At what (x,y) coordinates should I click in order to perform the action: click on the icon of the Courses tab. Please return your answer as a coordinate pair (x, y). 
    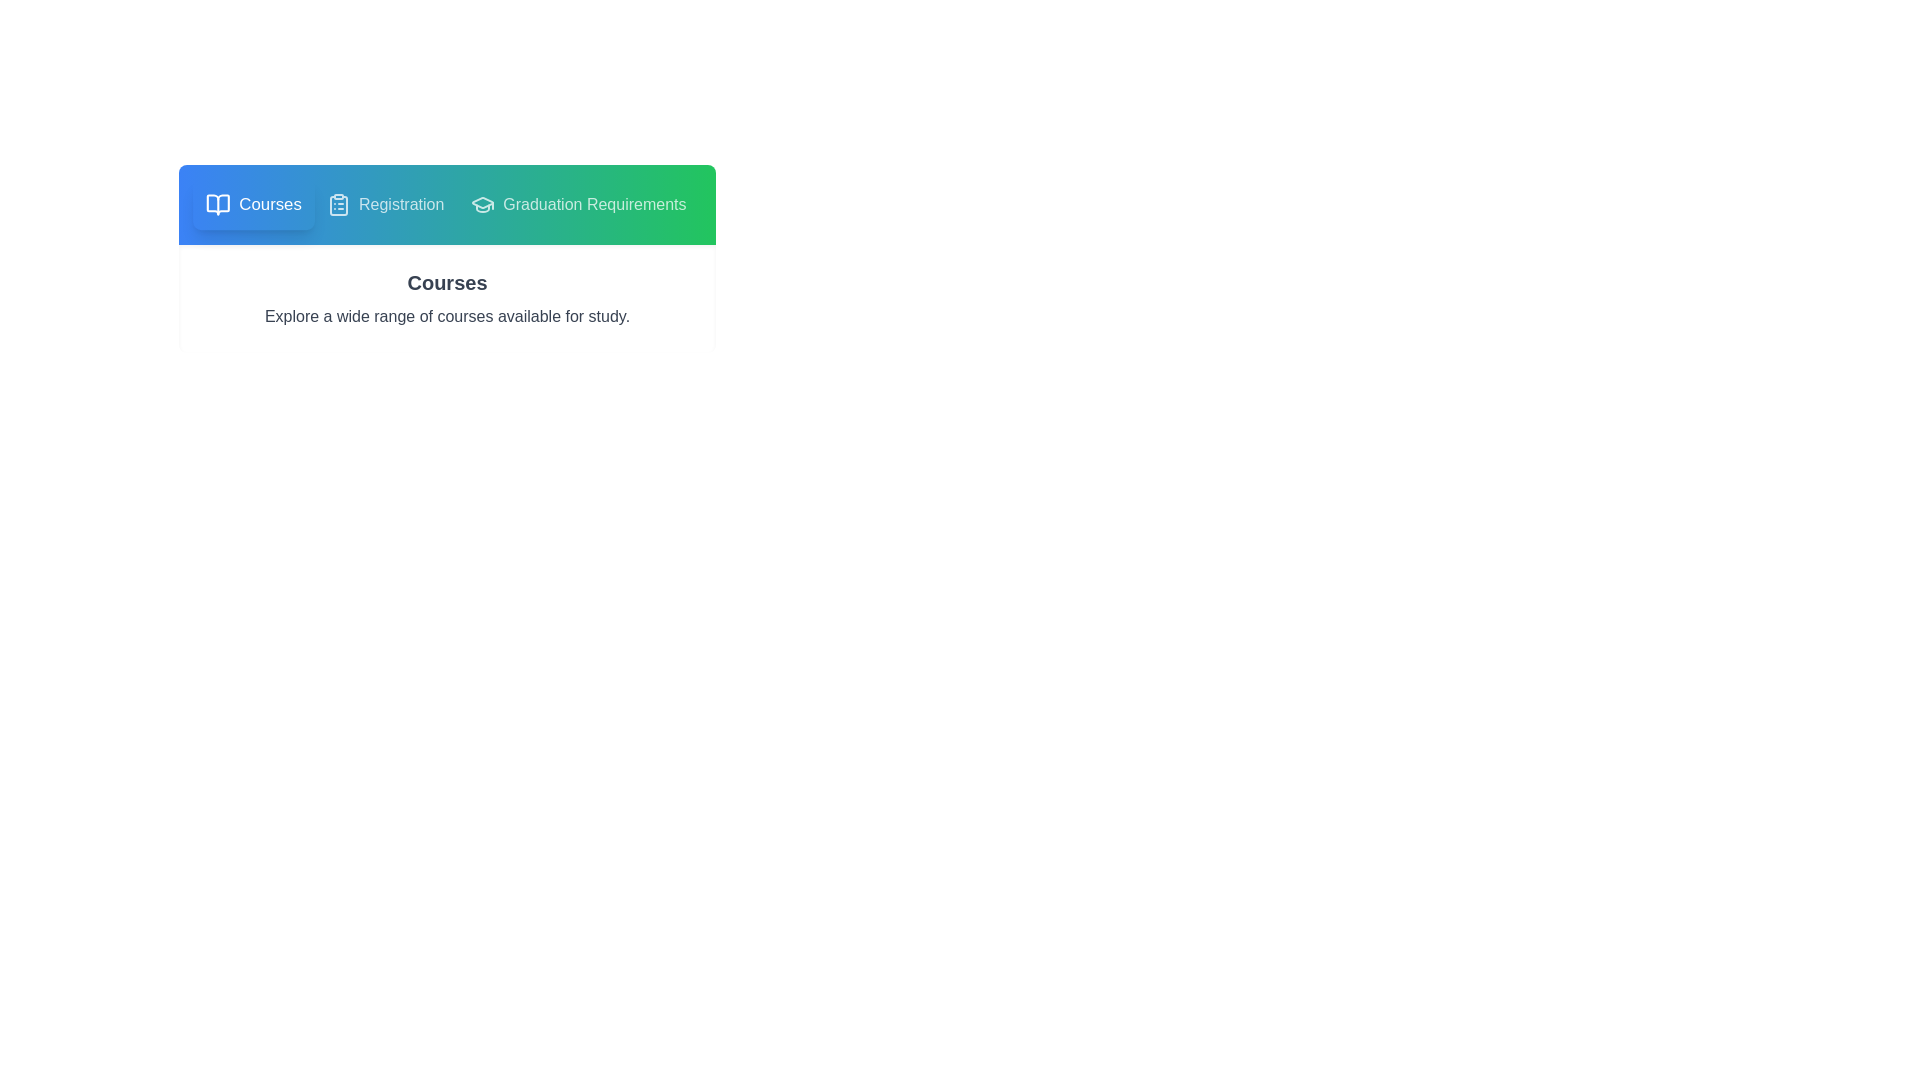
    Looking at the image, I should click on (218, 204).